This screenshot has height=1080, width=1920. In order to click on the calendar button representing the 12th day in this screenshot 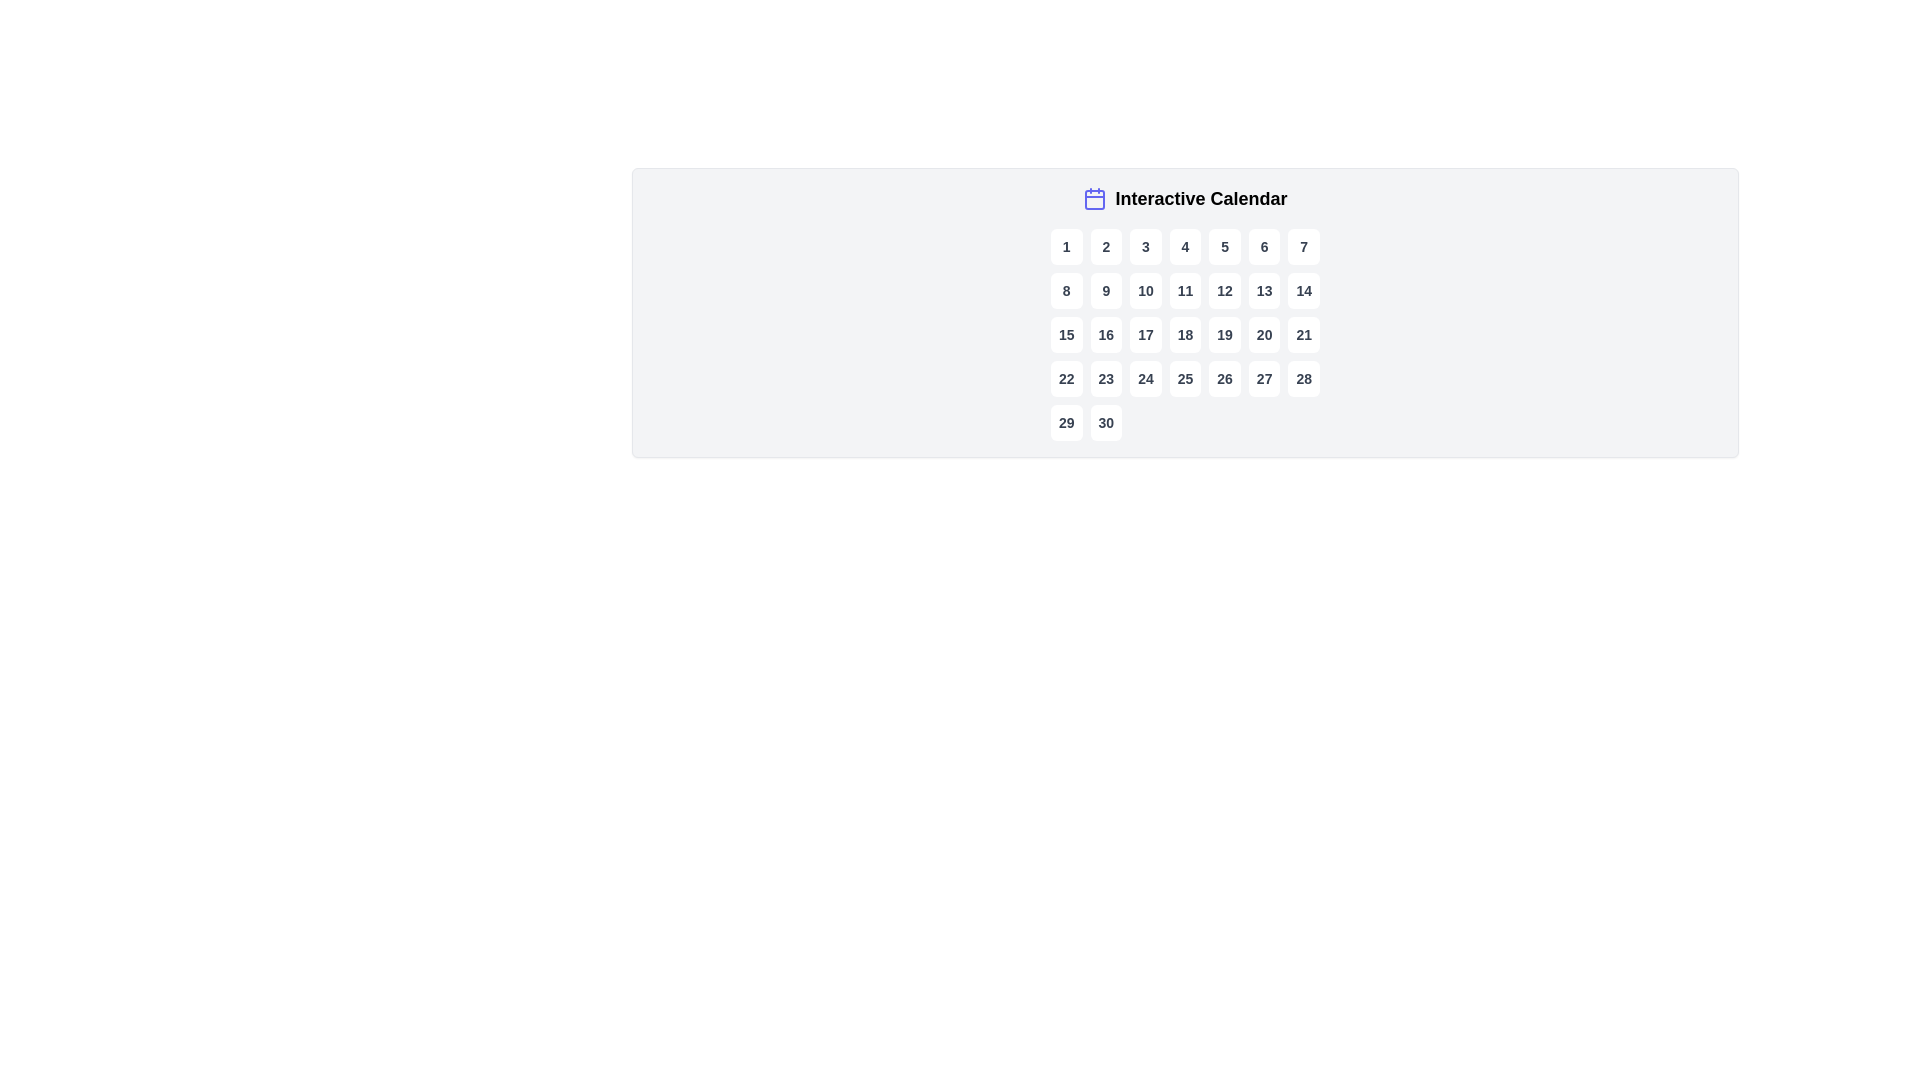, I will do `click(1224, 290)`.